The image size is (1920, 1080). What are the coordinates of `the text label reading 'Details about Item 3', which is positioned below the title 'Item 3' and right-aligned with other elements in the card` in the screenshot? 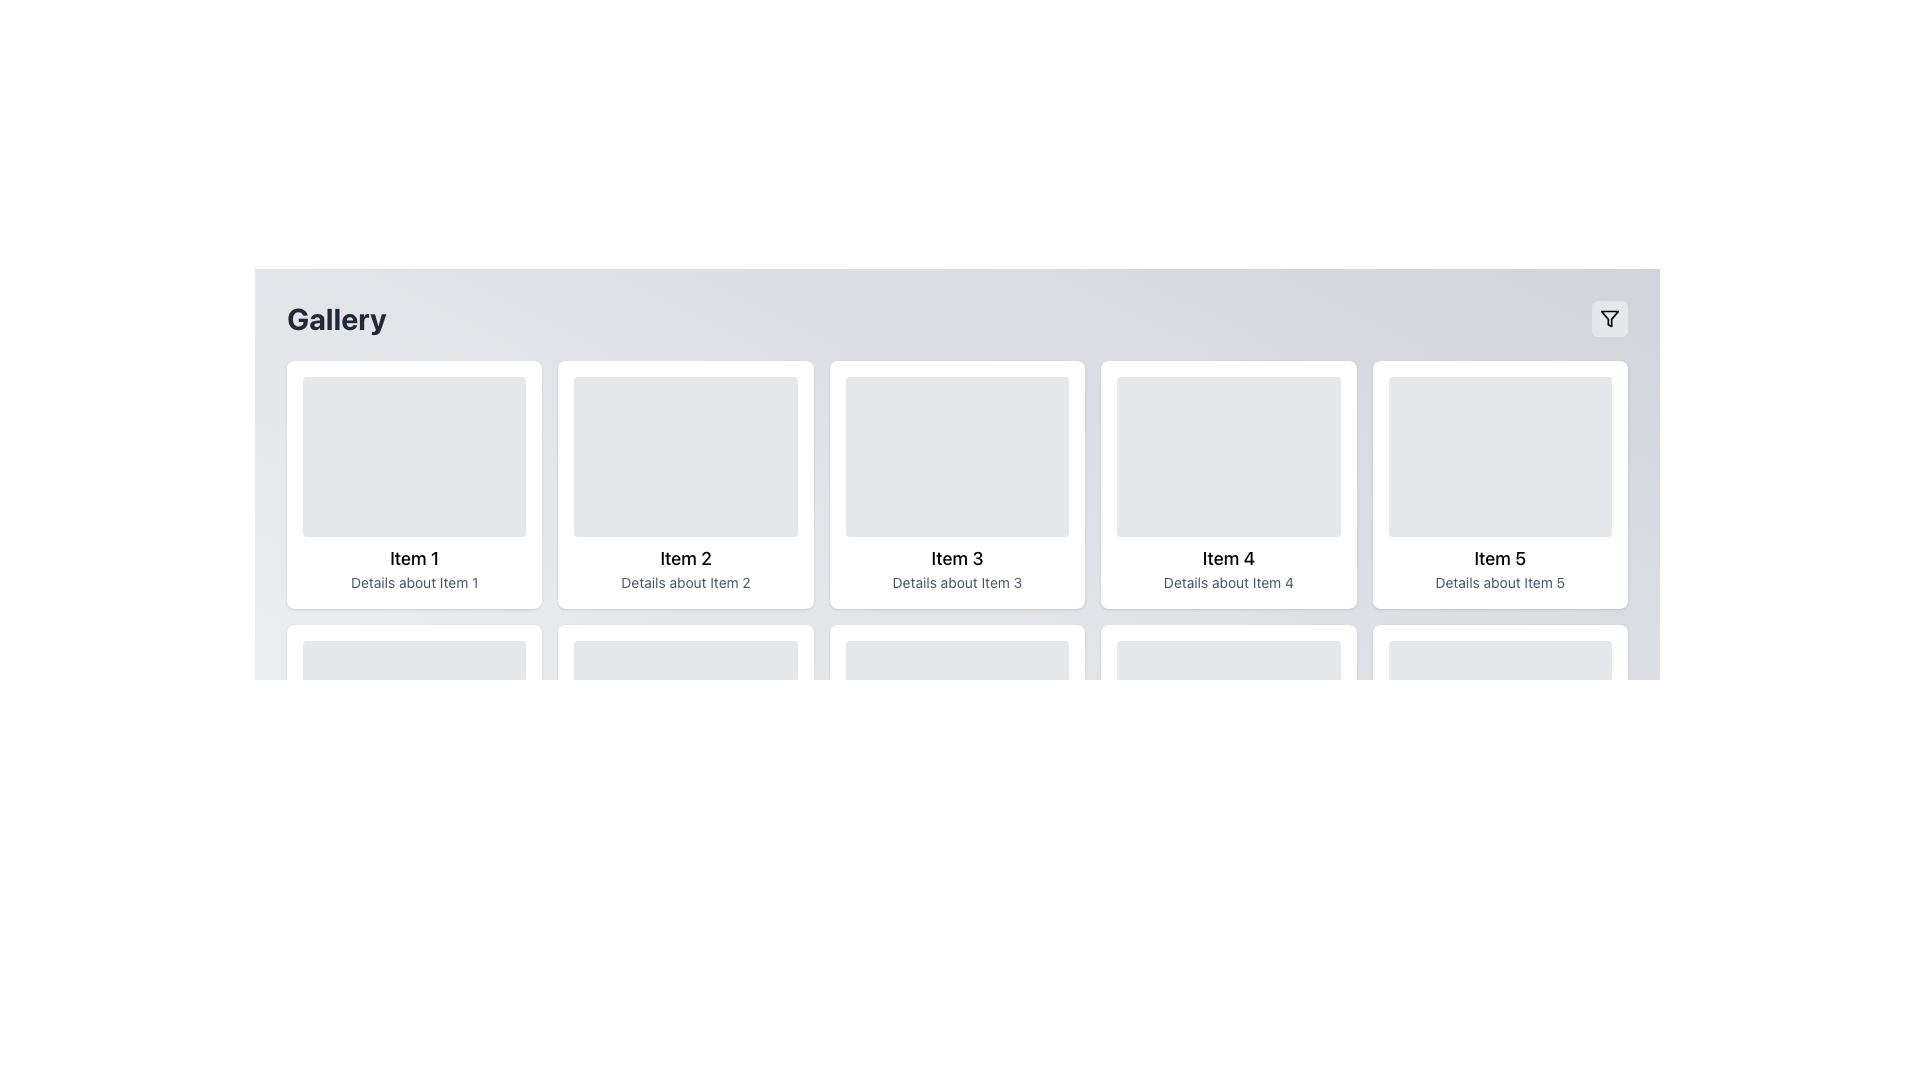 It's located at (956, 582).